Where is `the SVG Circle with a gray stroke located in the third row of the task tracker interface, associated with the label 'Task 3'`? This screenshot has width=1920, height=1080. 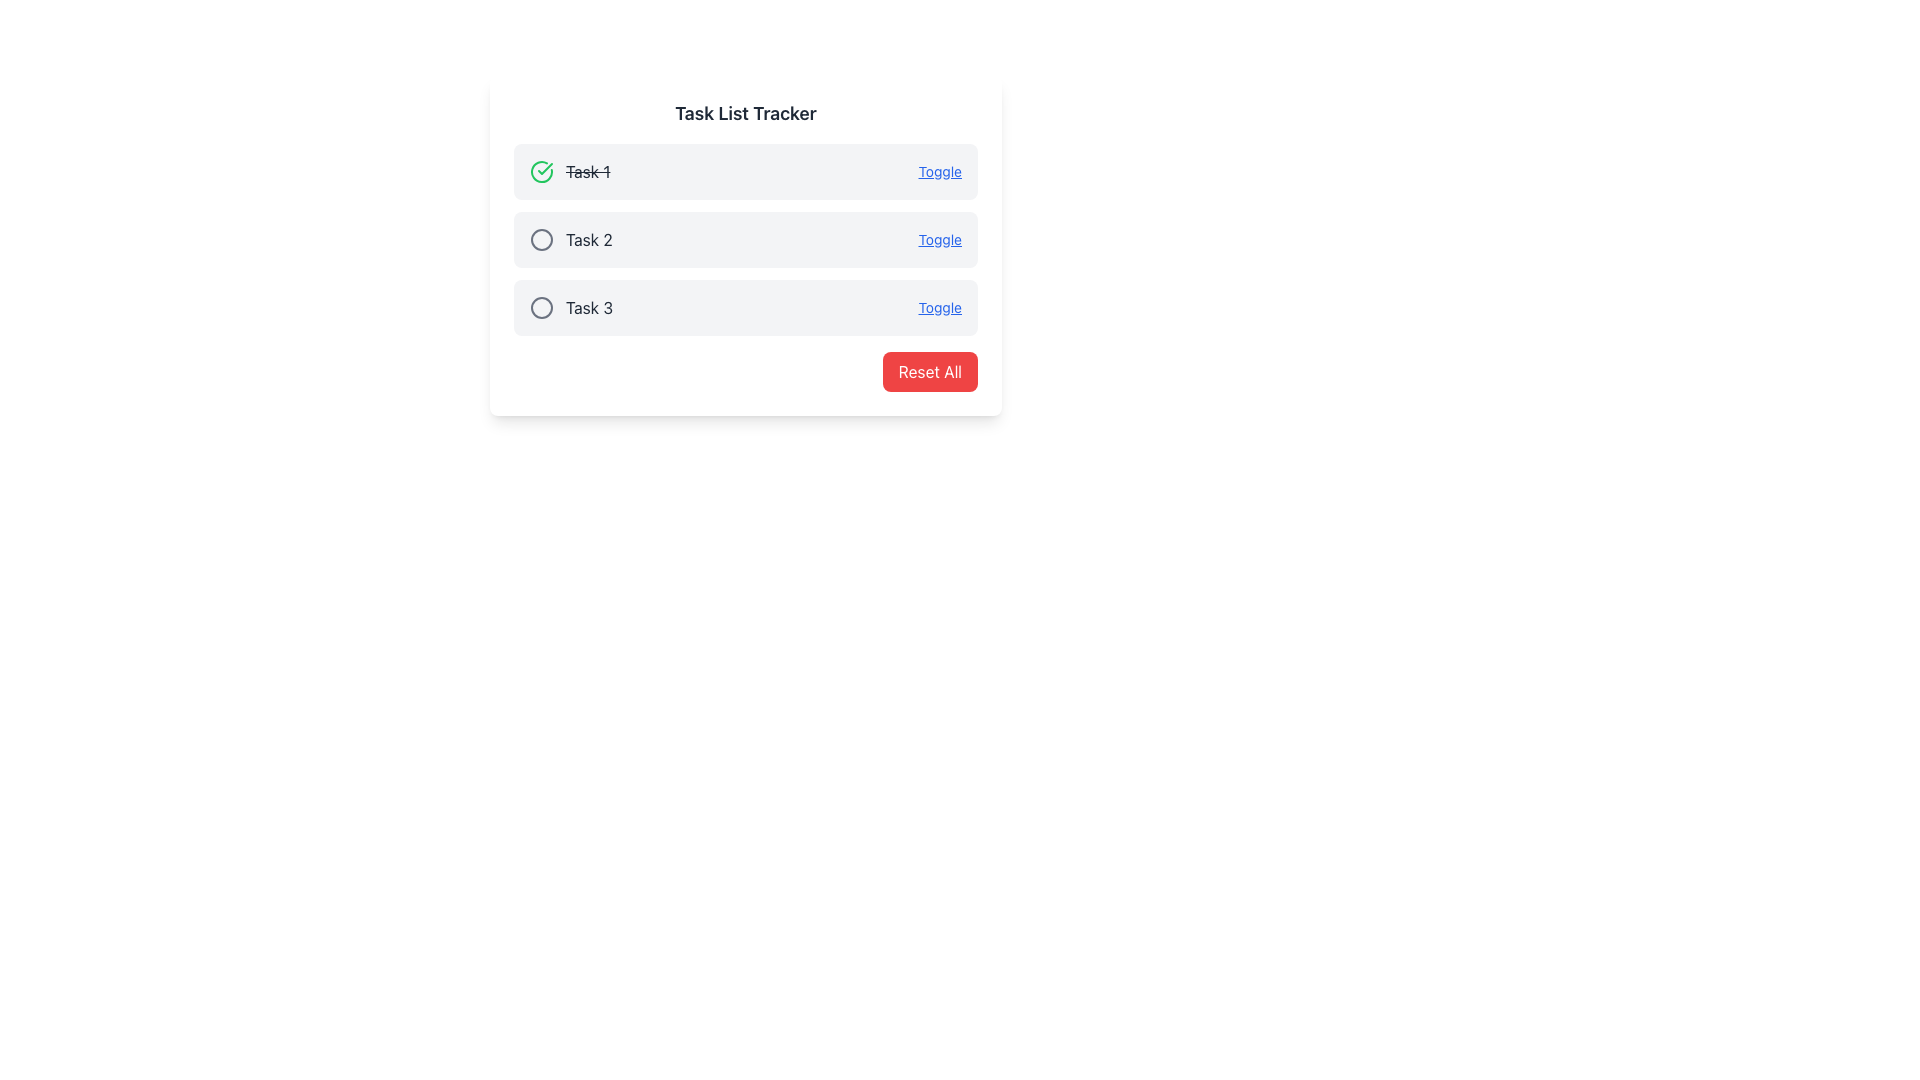
the SVG Circle with a gray stroke located in the third row of the task tracker interface, associated with the label 'Task 3' is located at coordinates (542, 308).